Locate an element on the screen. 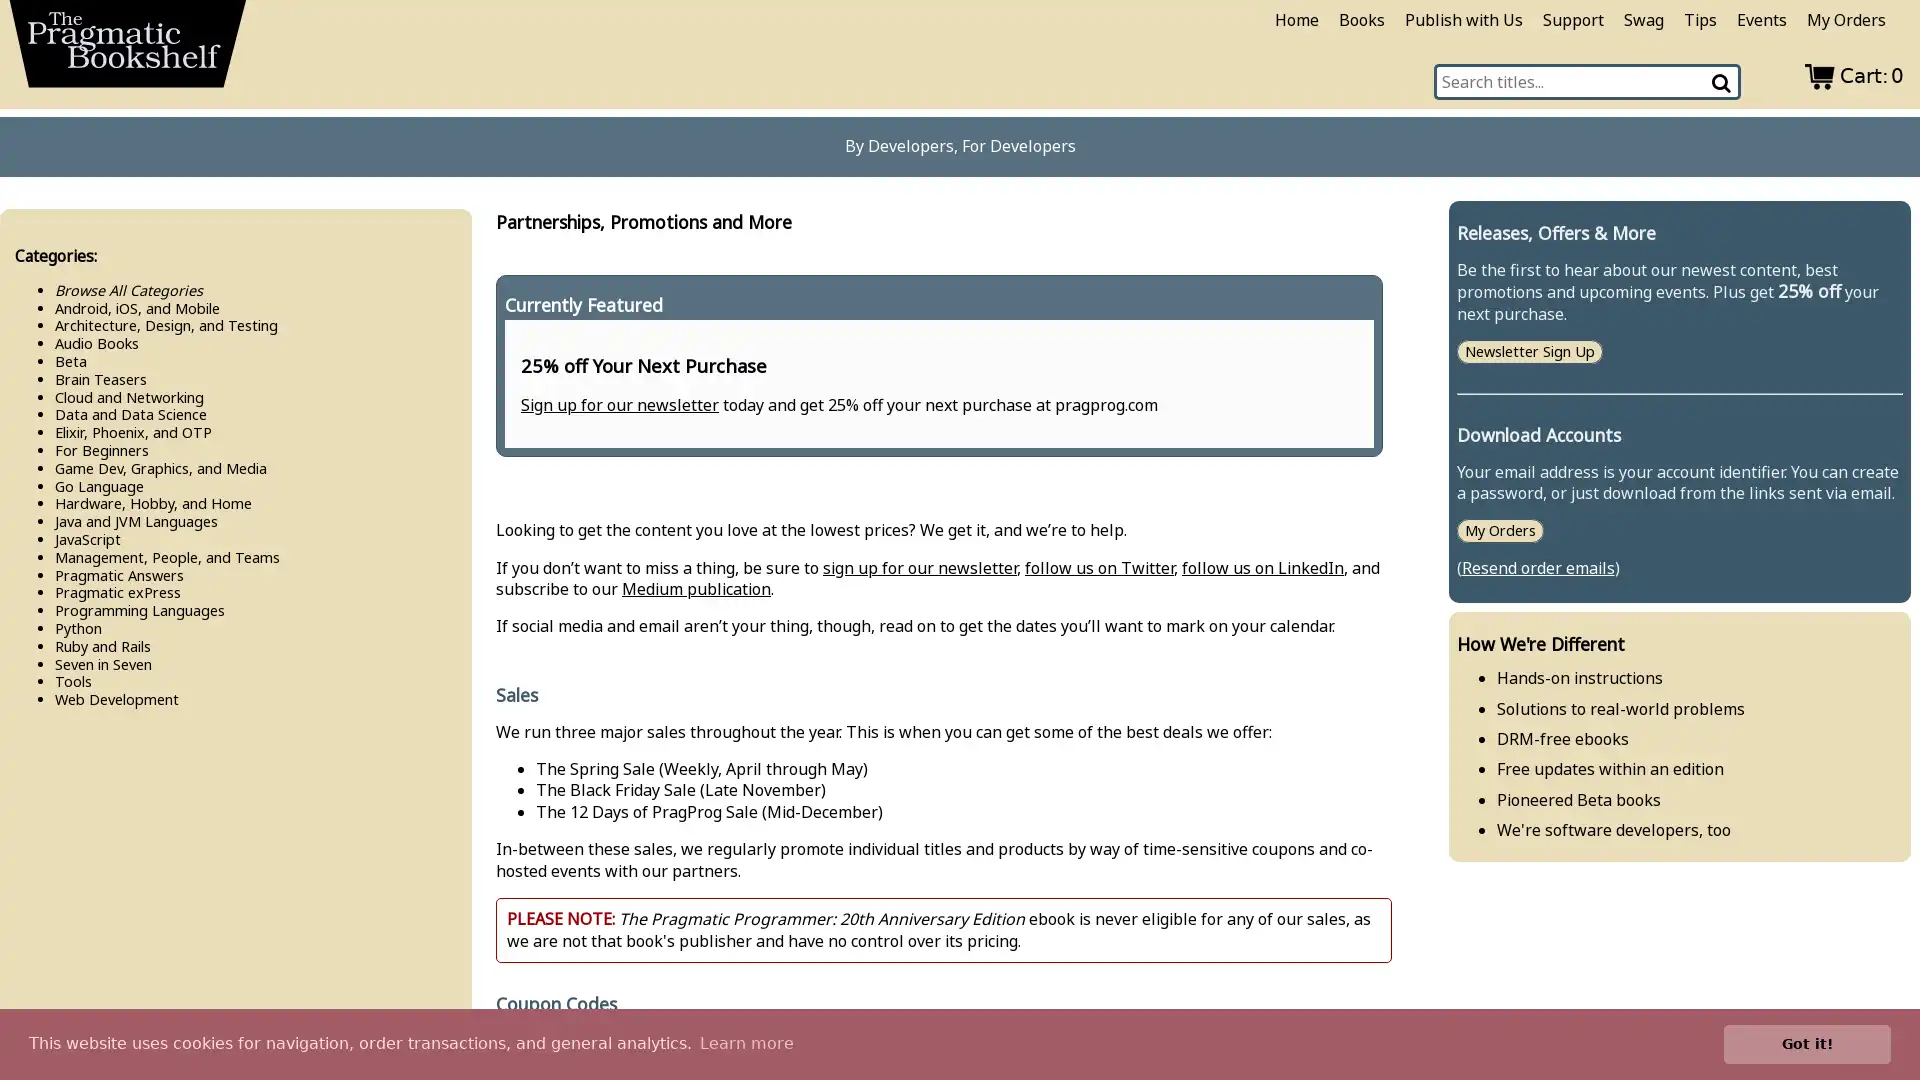 The width and height of the screenshot is (1920, 1080). dismiss cookie message is located at coordinates (1807, 1043).